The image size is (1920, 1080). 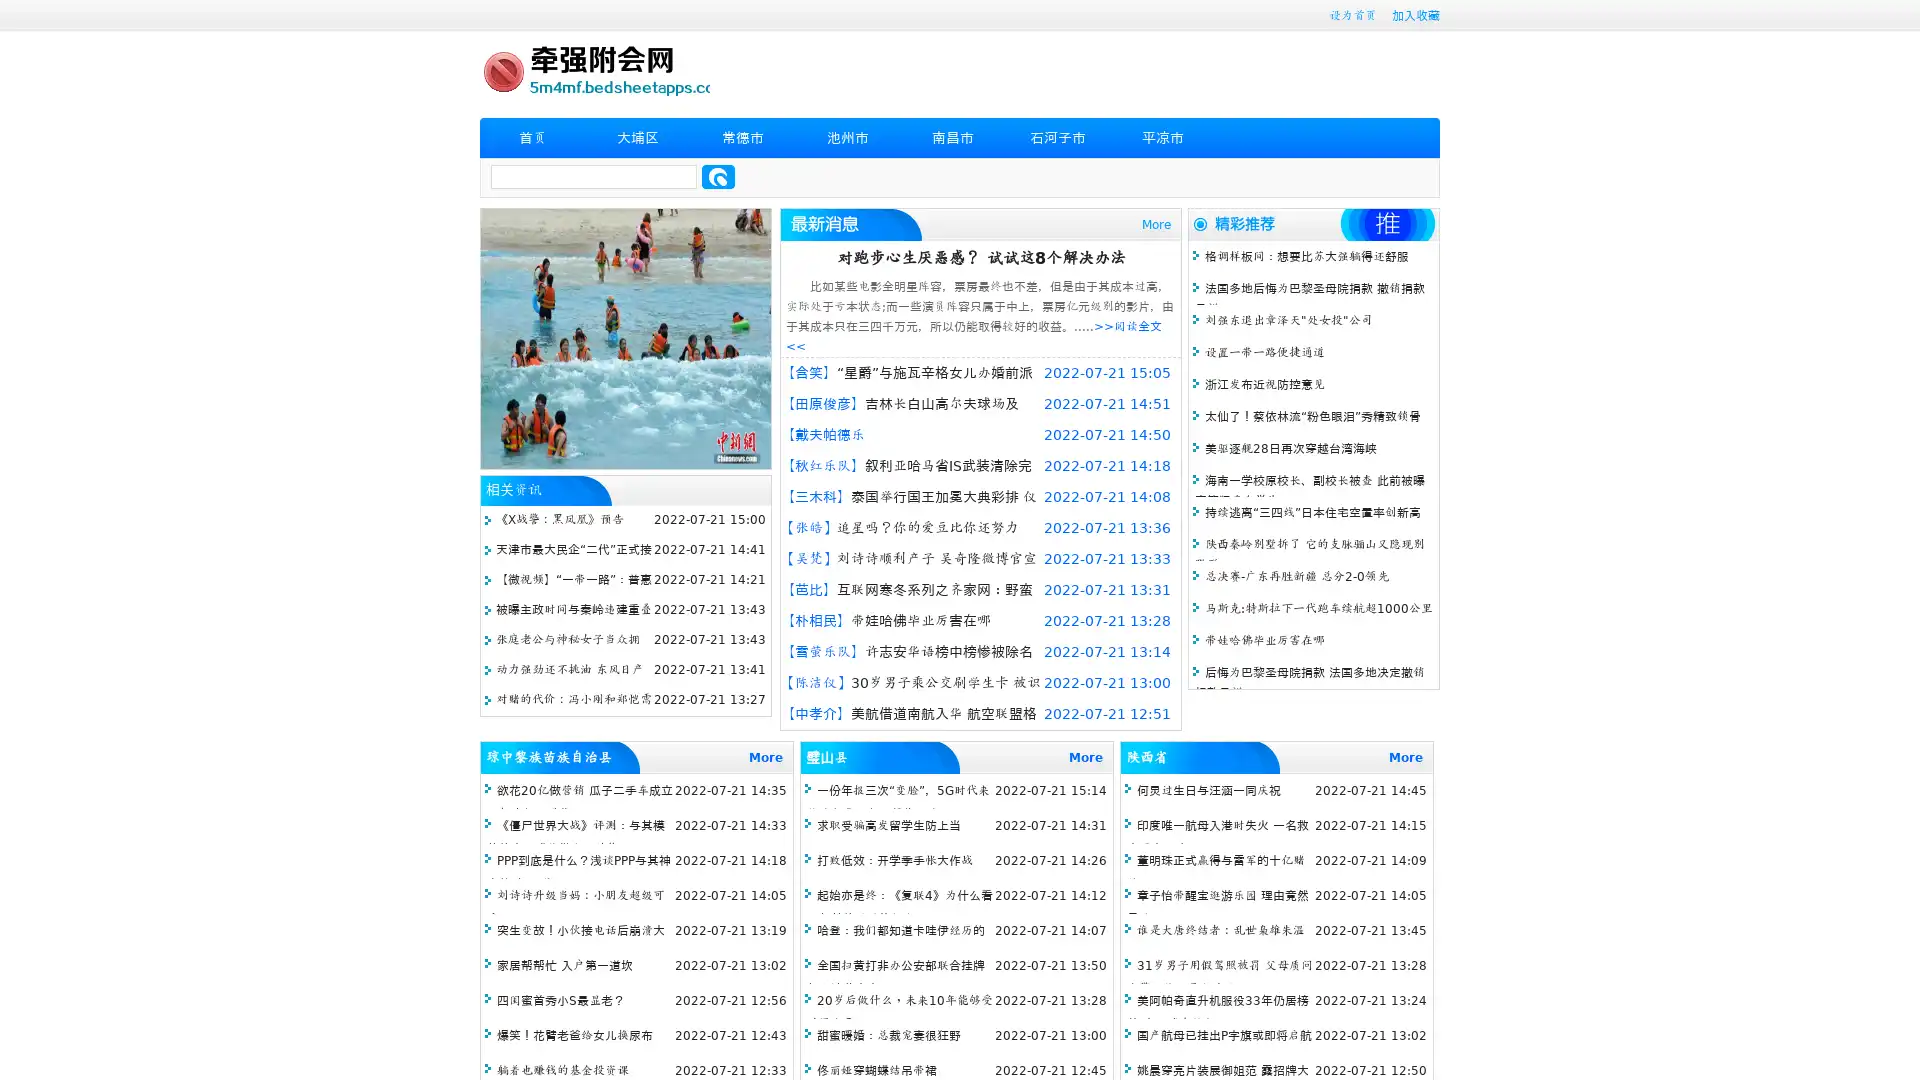 What do you see at coordinates (718, 176) in the screenshot?
I see `Search` at bounding box center [718, 176].